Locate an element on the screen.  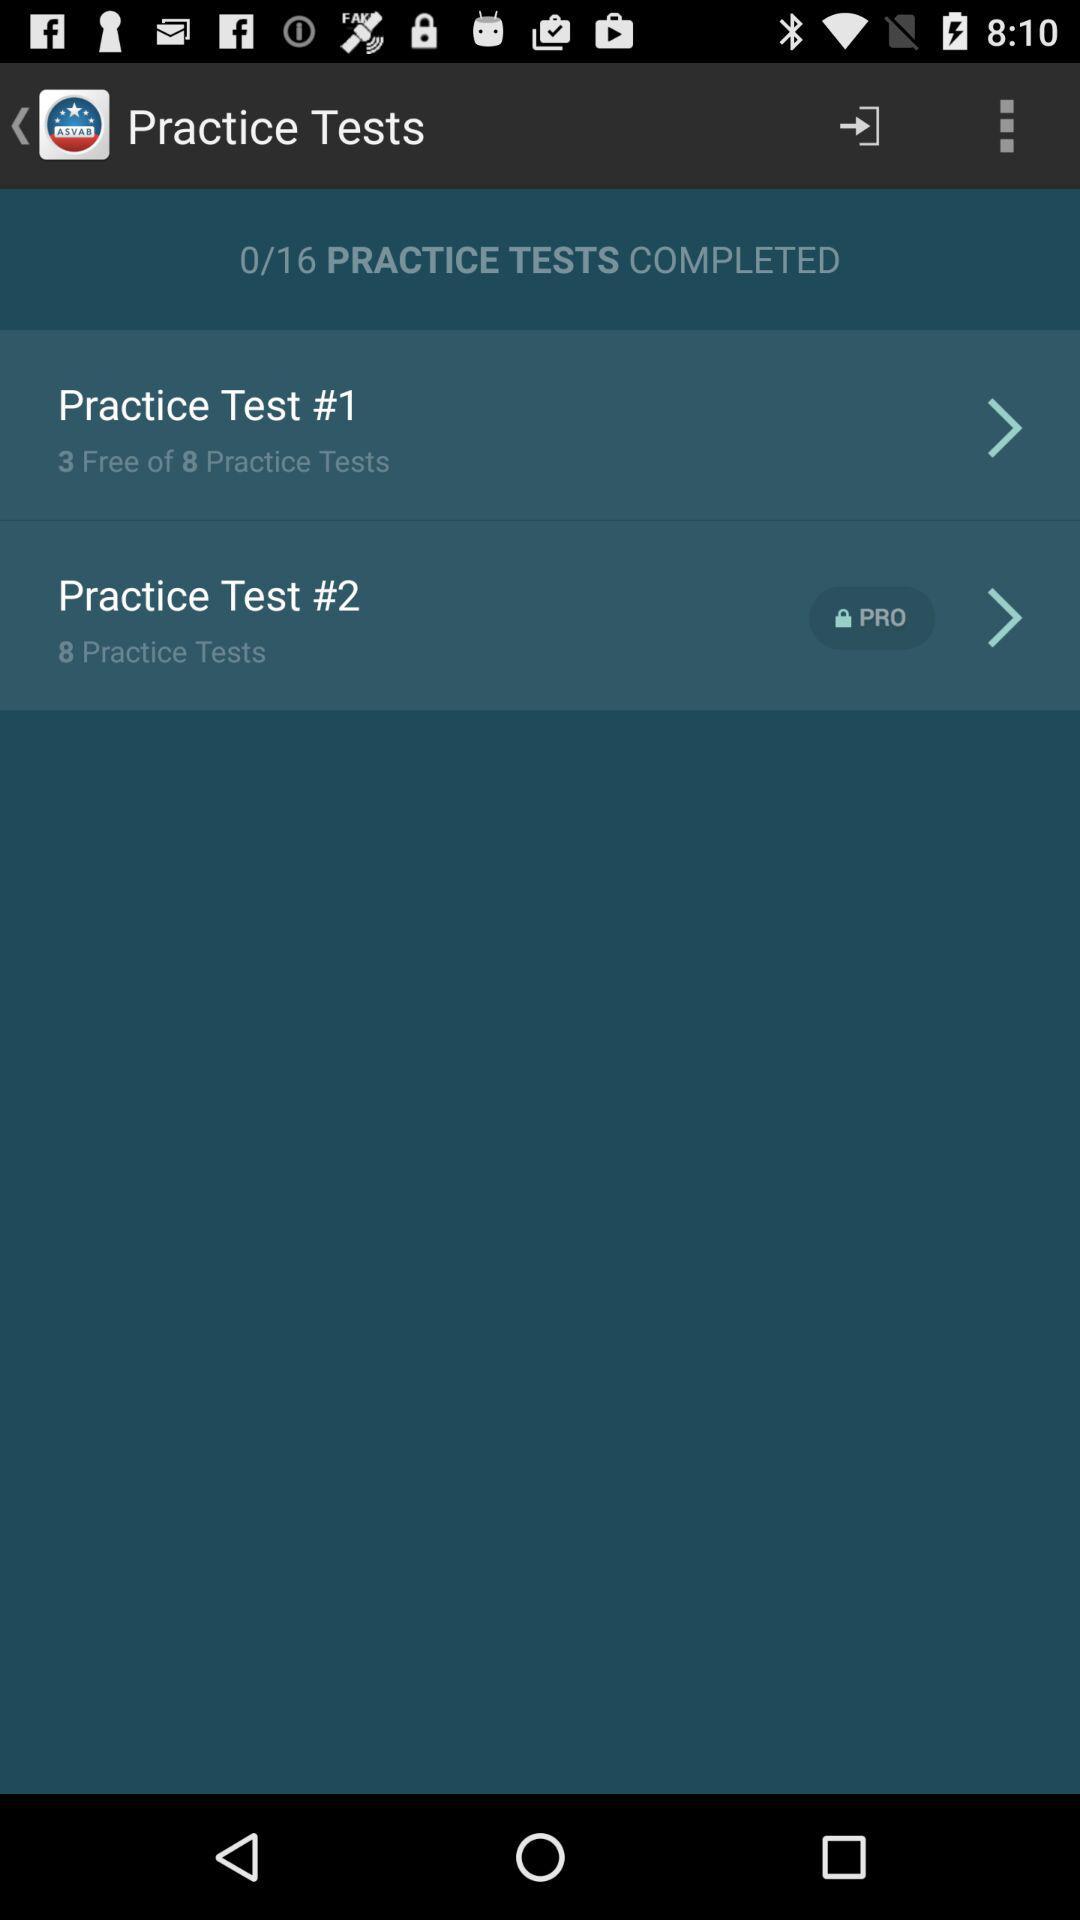
the first arrow icon is located at coordinates (1005, 426).